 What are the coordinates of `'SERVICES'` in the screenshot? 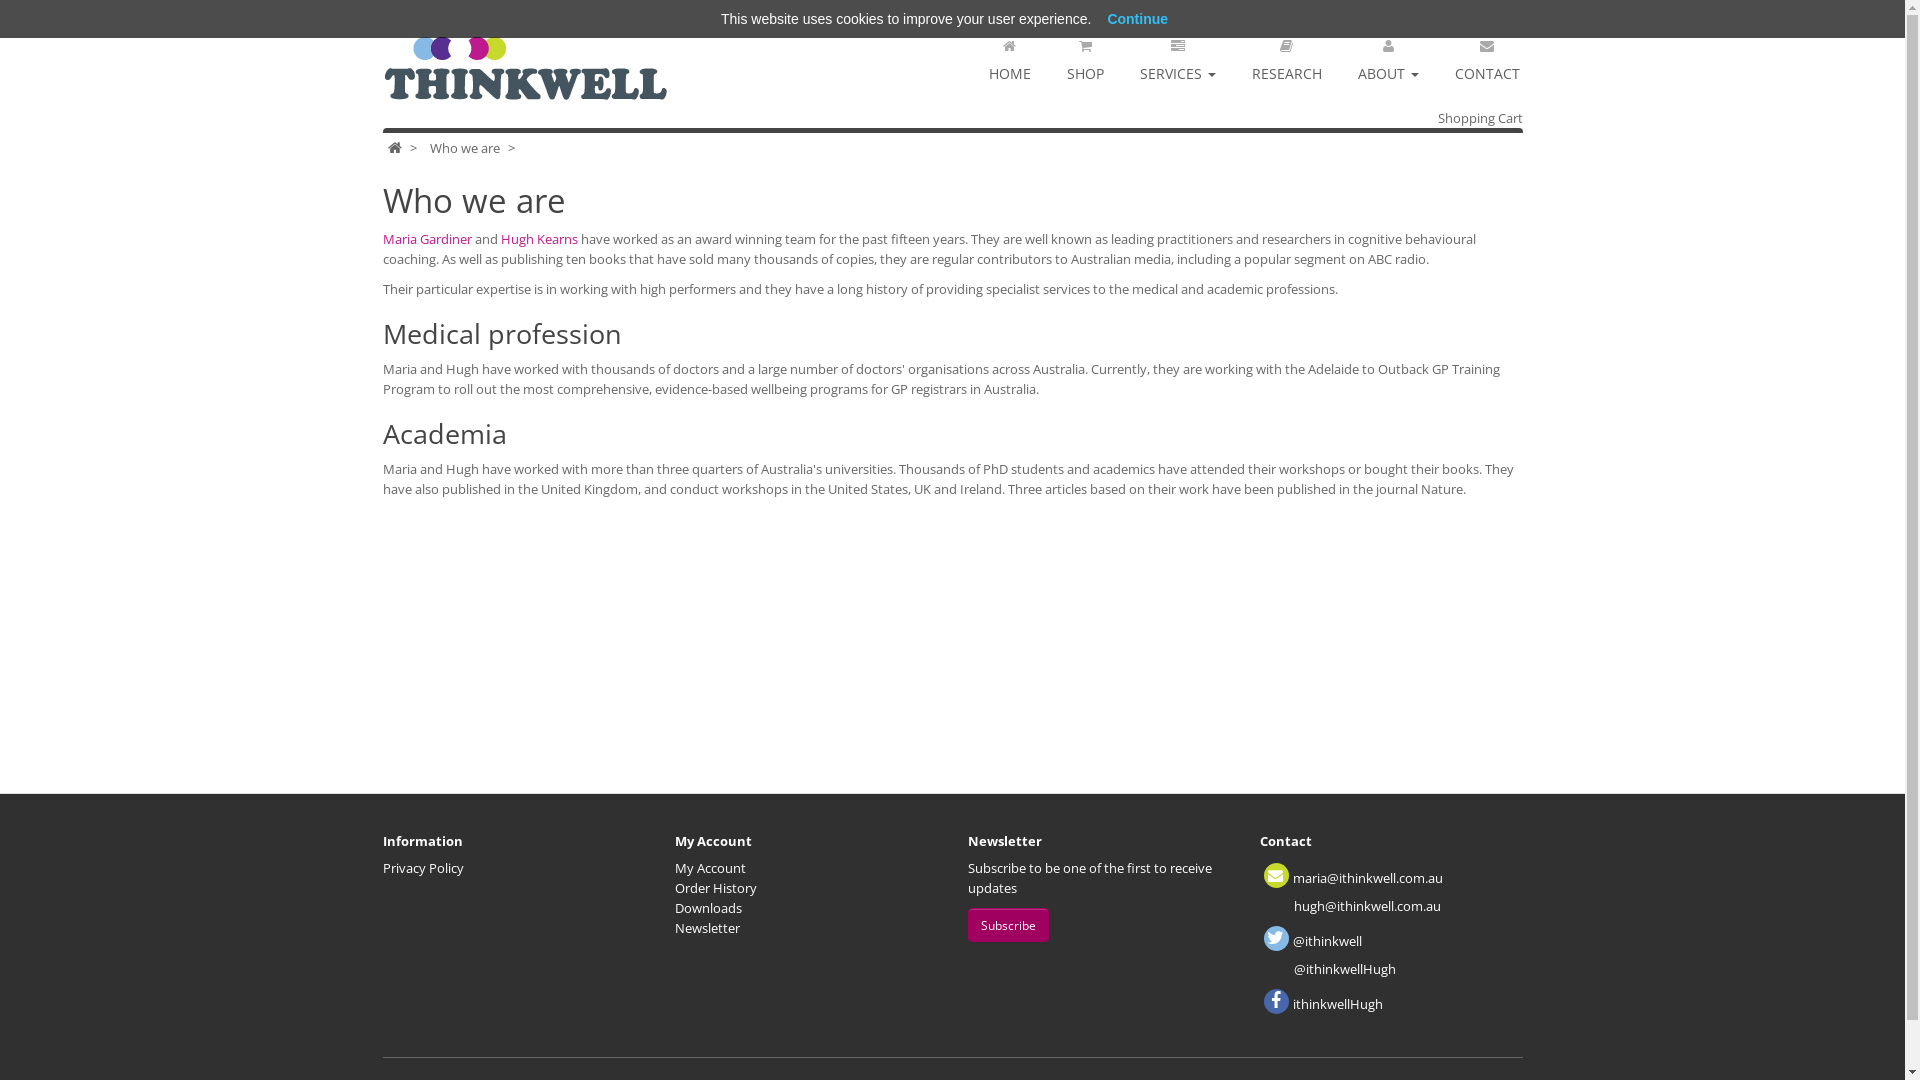 It's located at (1122, 53).